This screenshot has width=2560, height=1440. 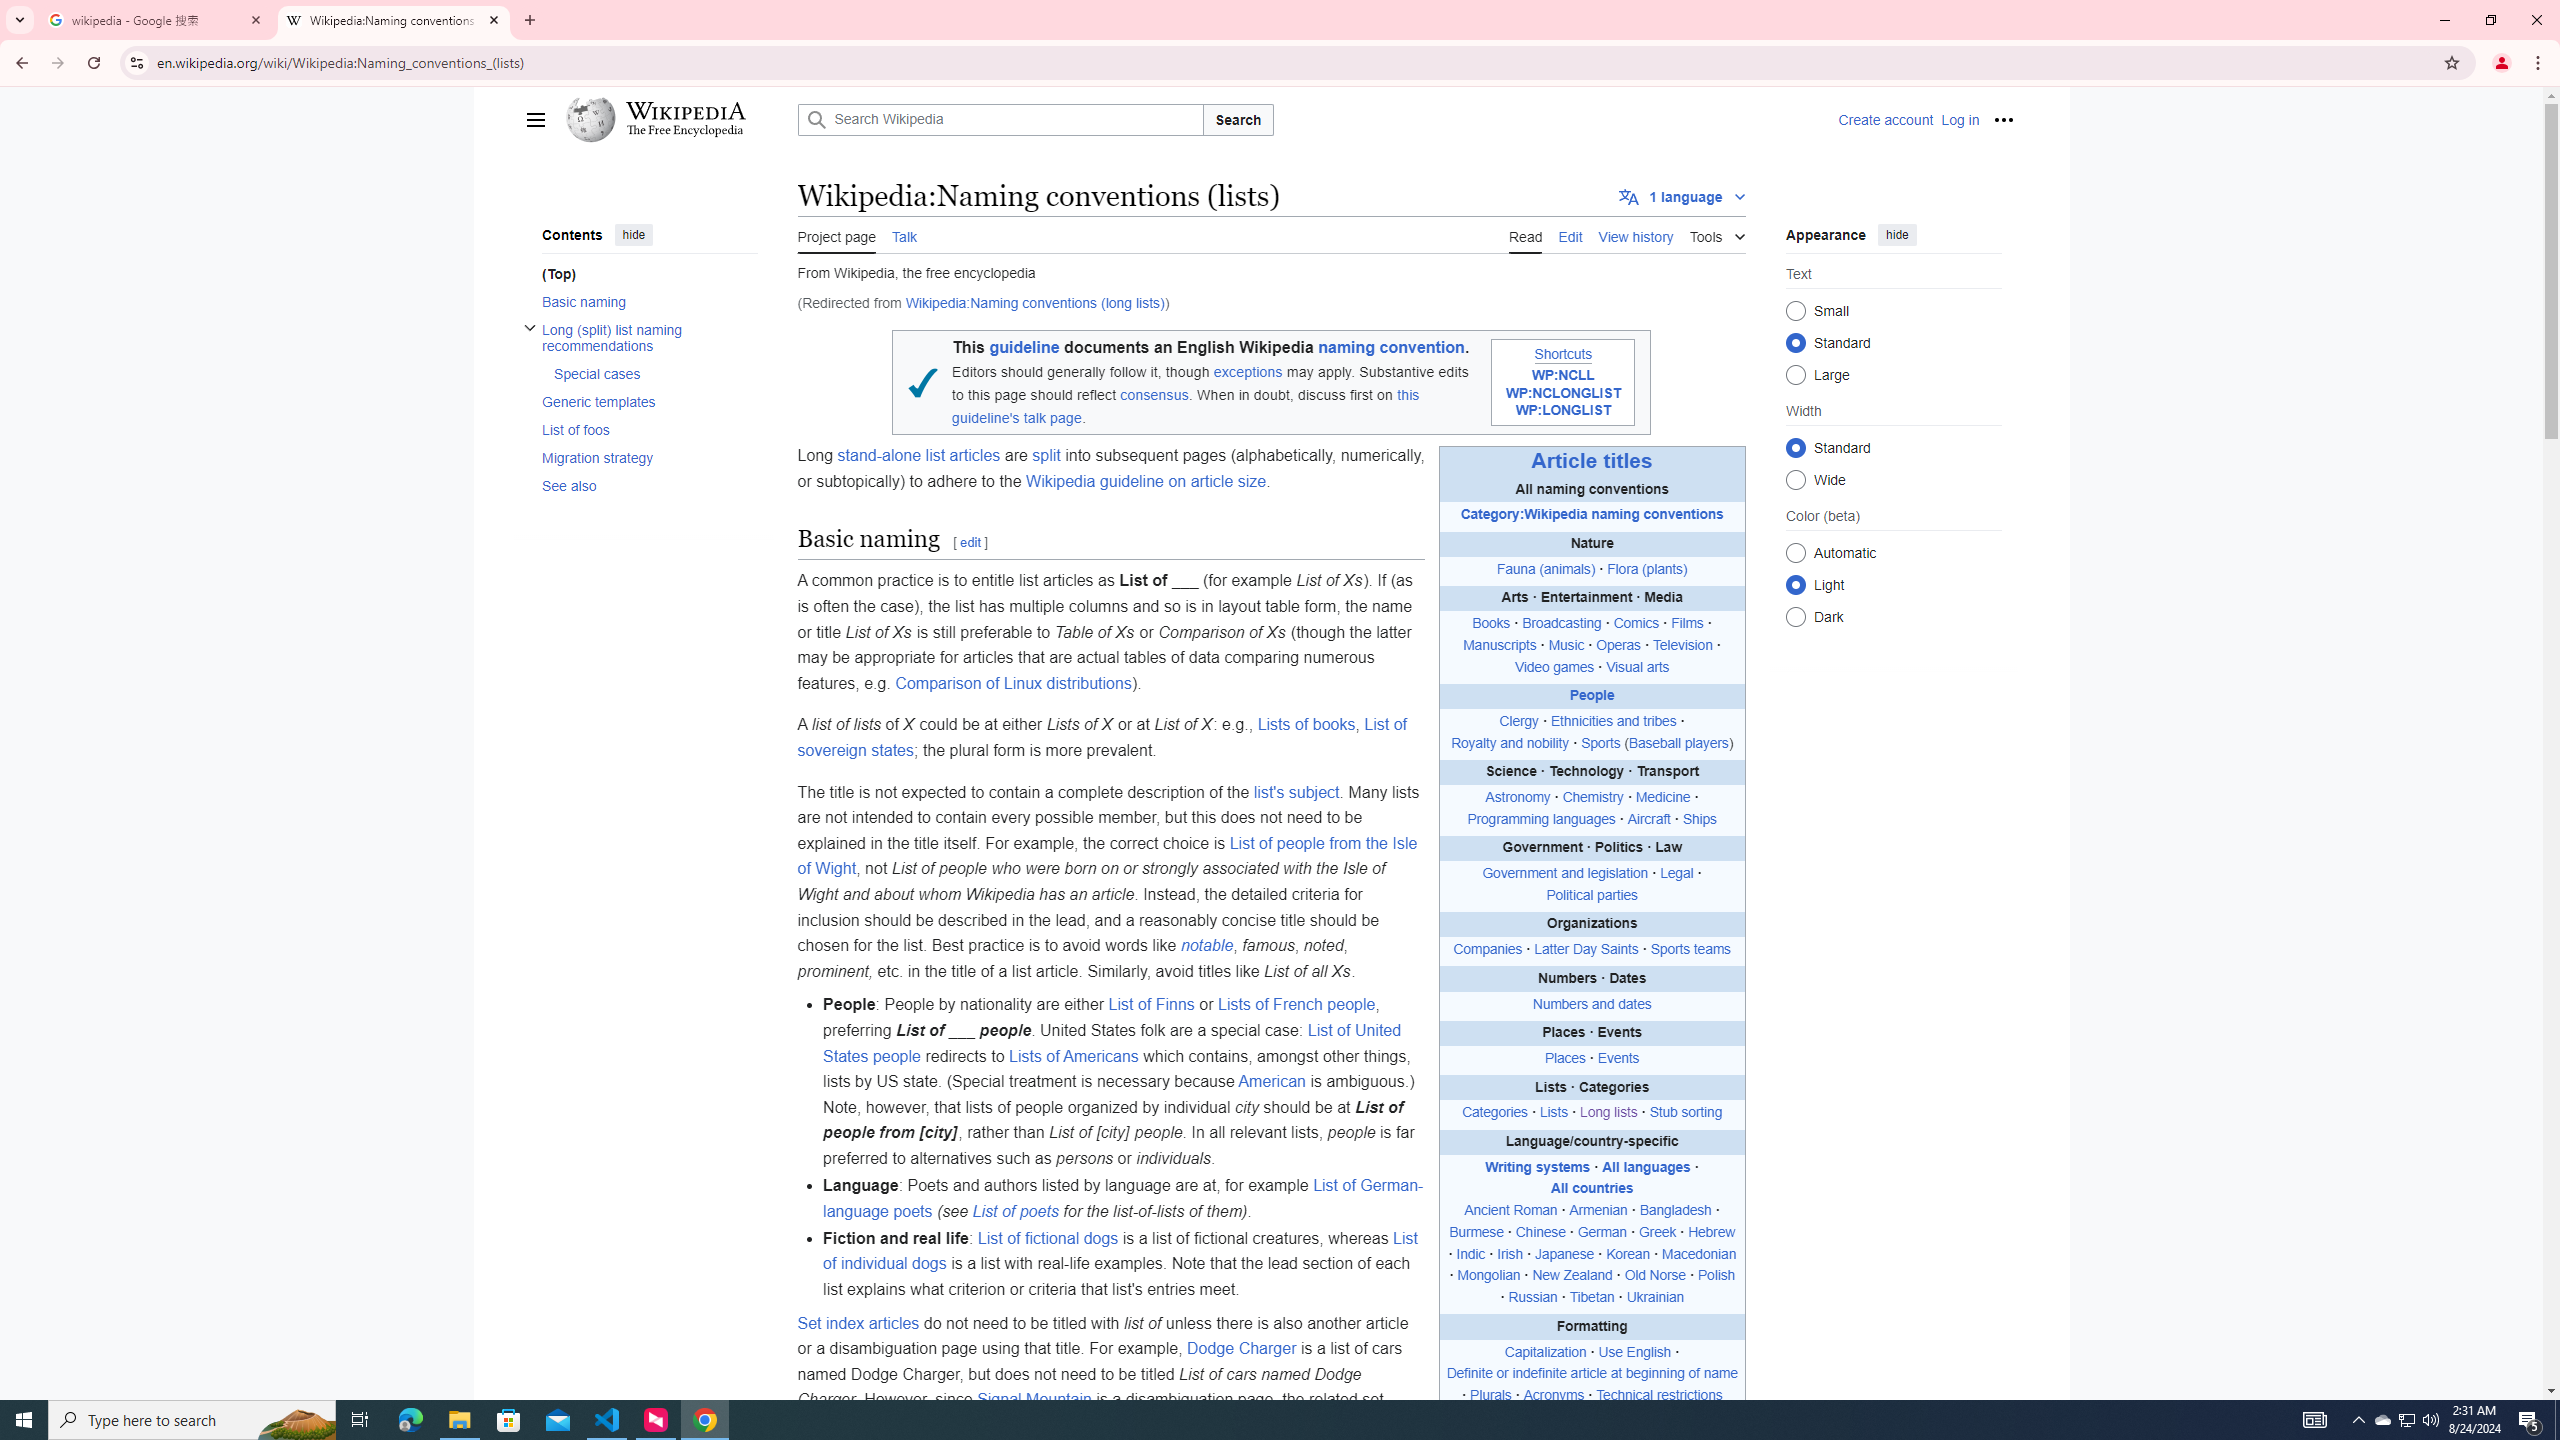 What do you see at coordinates (1655, 1298) in the screenshot?
I see `'Ukrainian'` at bounding box center [1655, 1298].